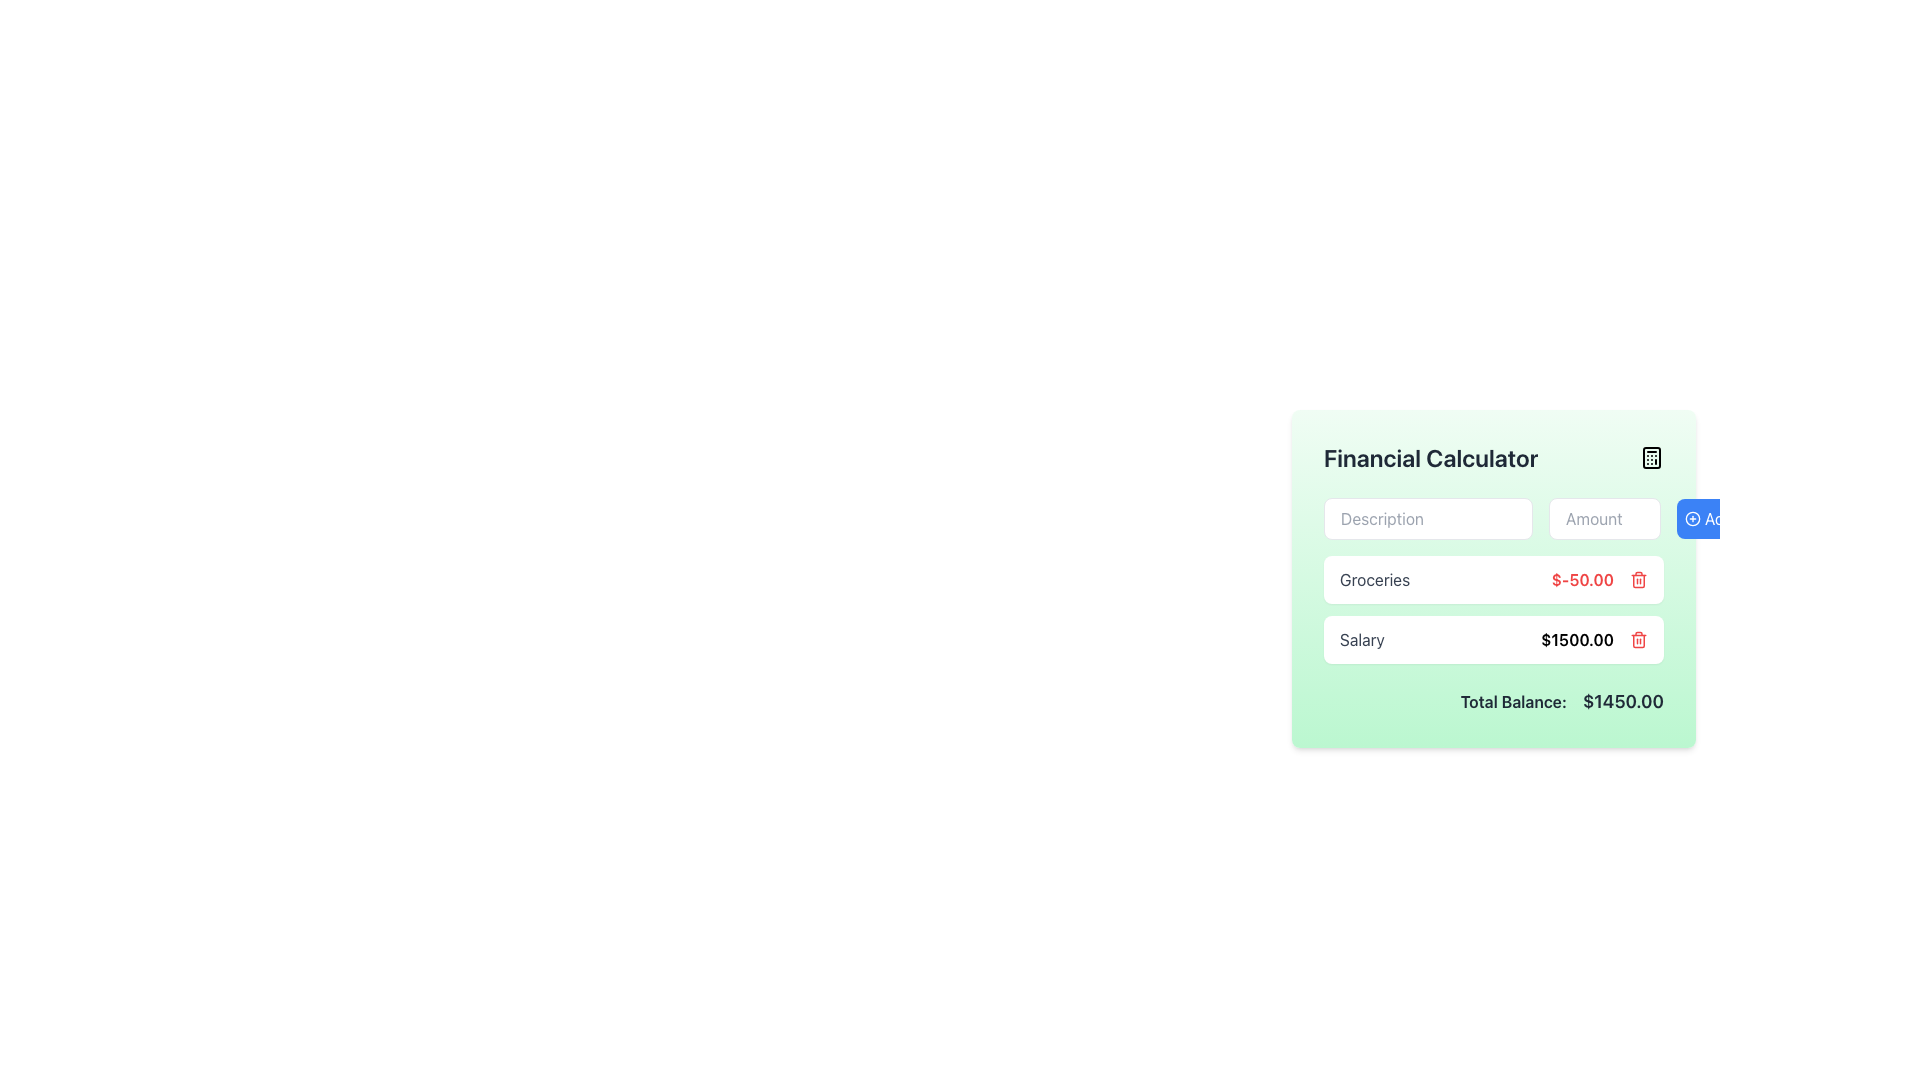 The image size is (1920, 1080). What do you see at coordinates (1513, 701) in the screenshot?
I see `the 'Total Balance:' label, which is displayed in a bold font with dark color in the financial summary section, located near the bottom-right corner of the layout` at bounding box center [1513, 701].